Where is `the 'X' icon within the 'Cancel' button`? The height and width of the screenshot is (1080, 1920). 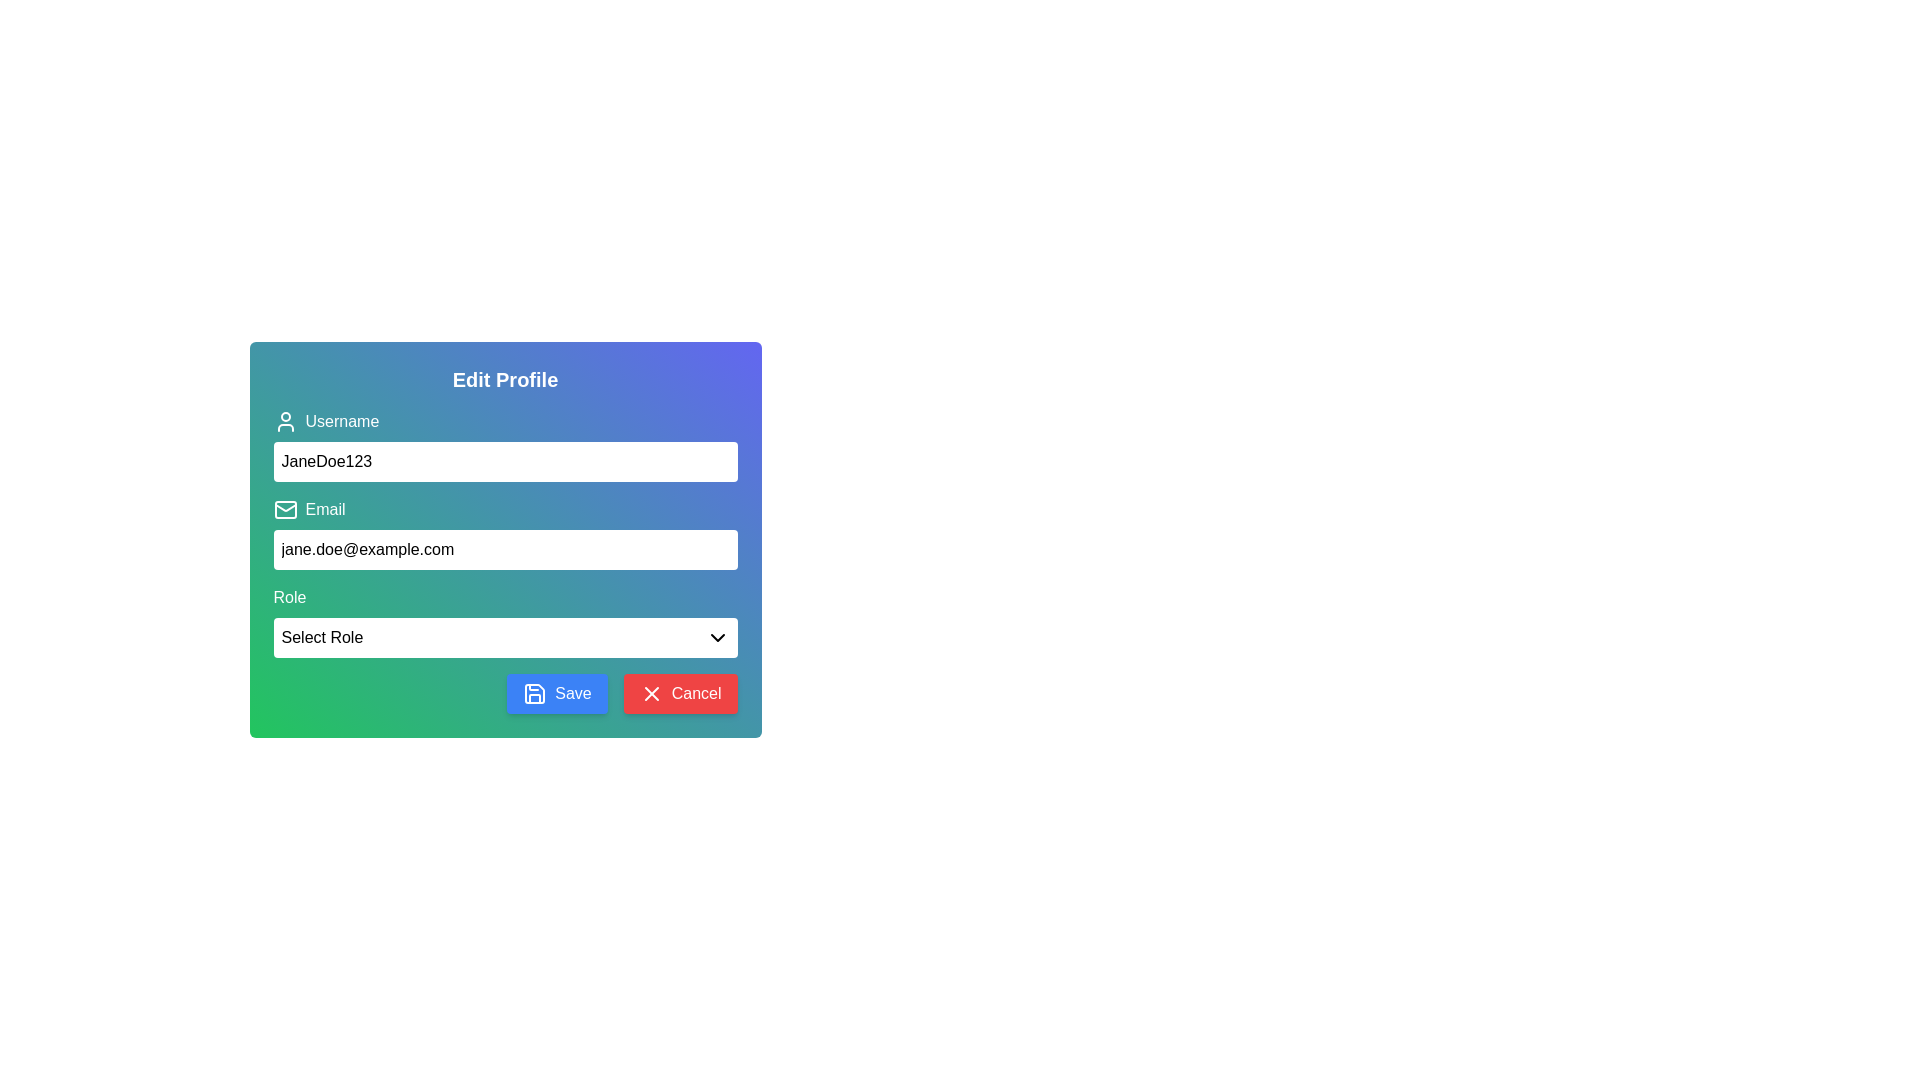 the 'X' icon within the 'Cancel' button is located at coordinates (651, 693).